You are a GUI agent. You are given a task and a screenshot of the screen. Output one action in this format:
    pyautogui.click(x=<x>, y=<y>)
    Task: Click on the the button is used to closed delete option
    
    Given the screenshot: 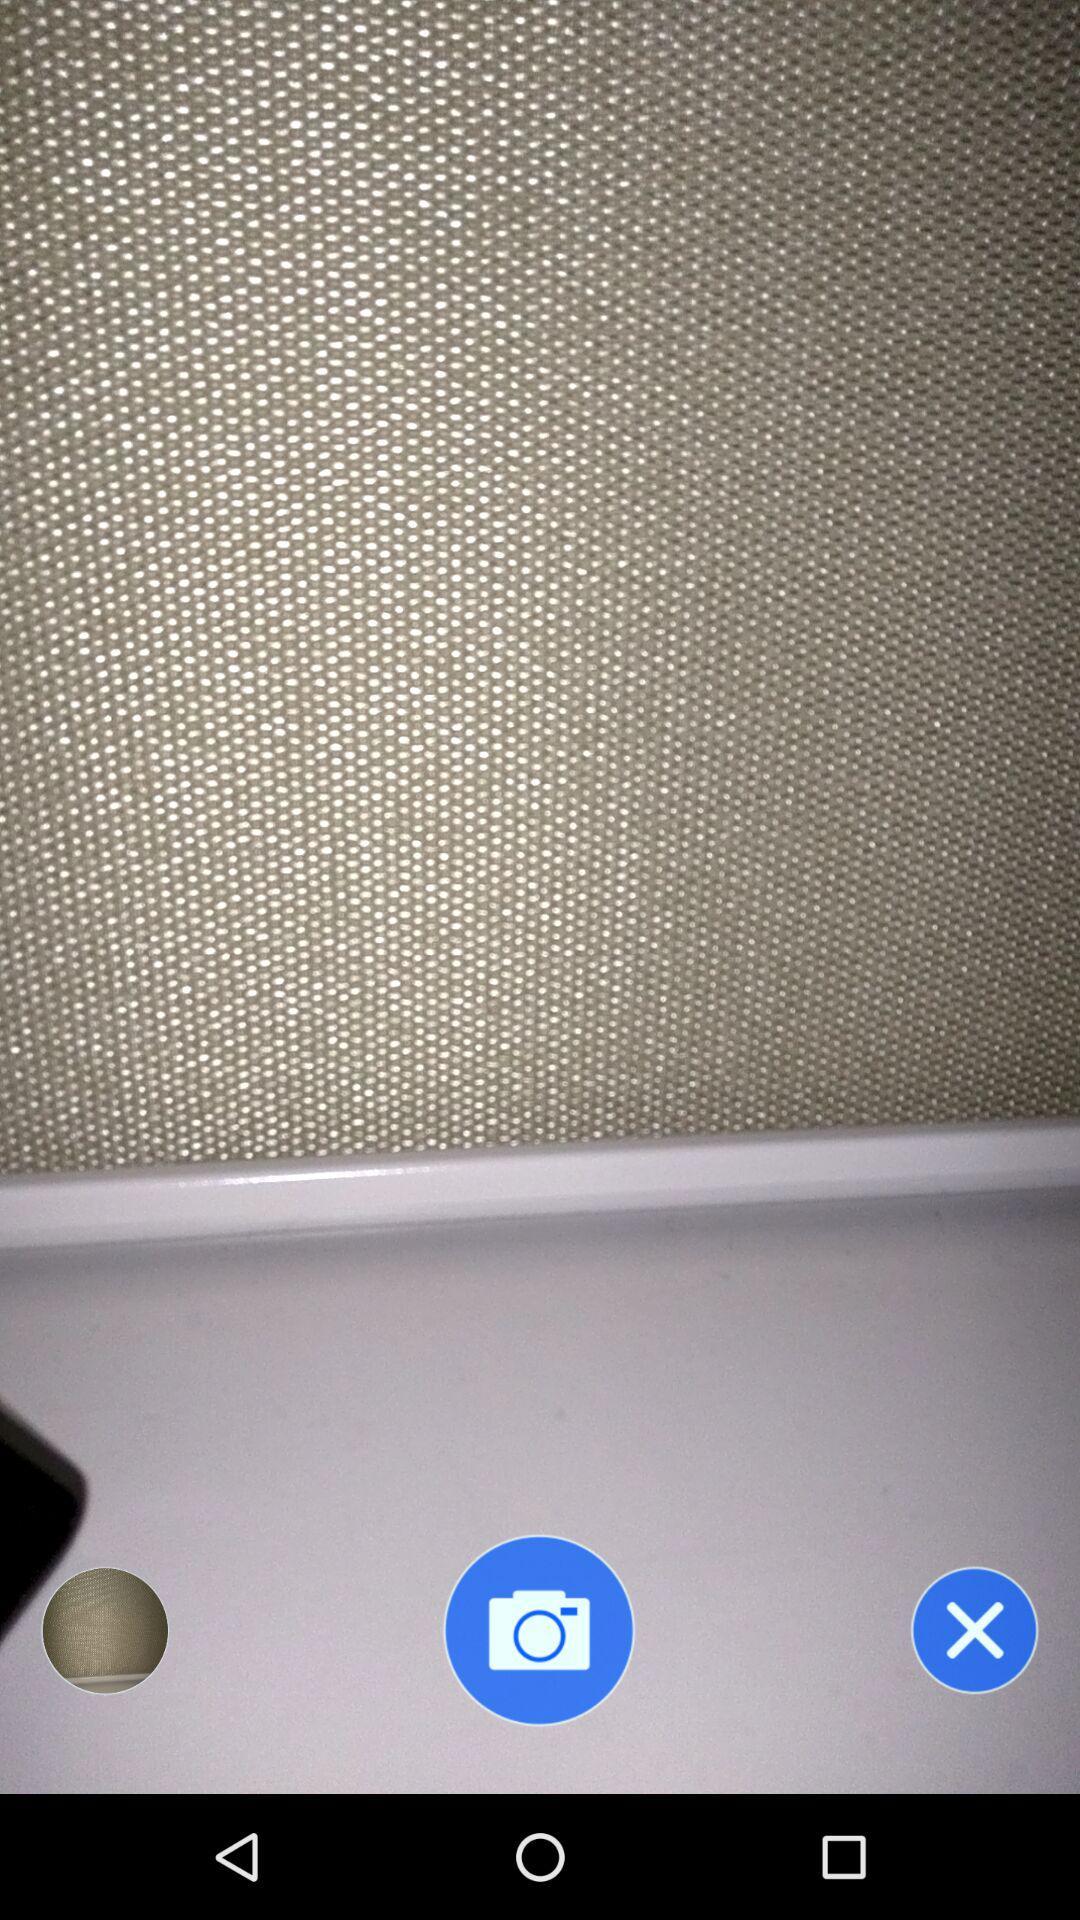 What is the action you would take?
    pyautogui.click(x=973, y=1630)
    